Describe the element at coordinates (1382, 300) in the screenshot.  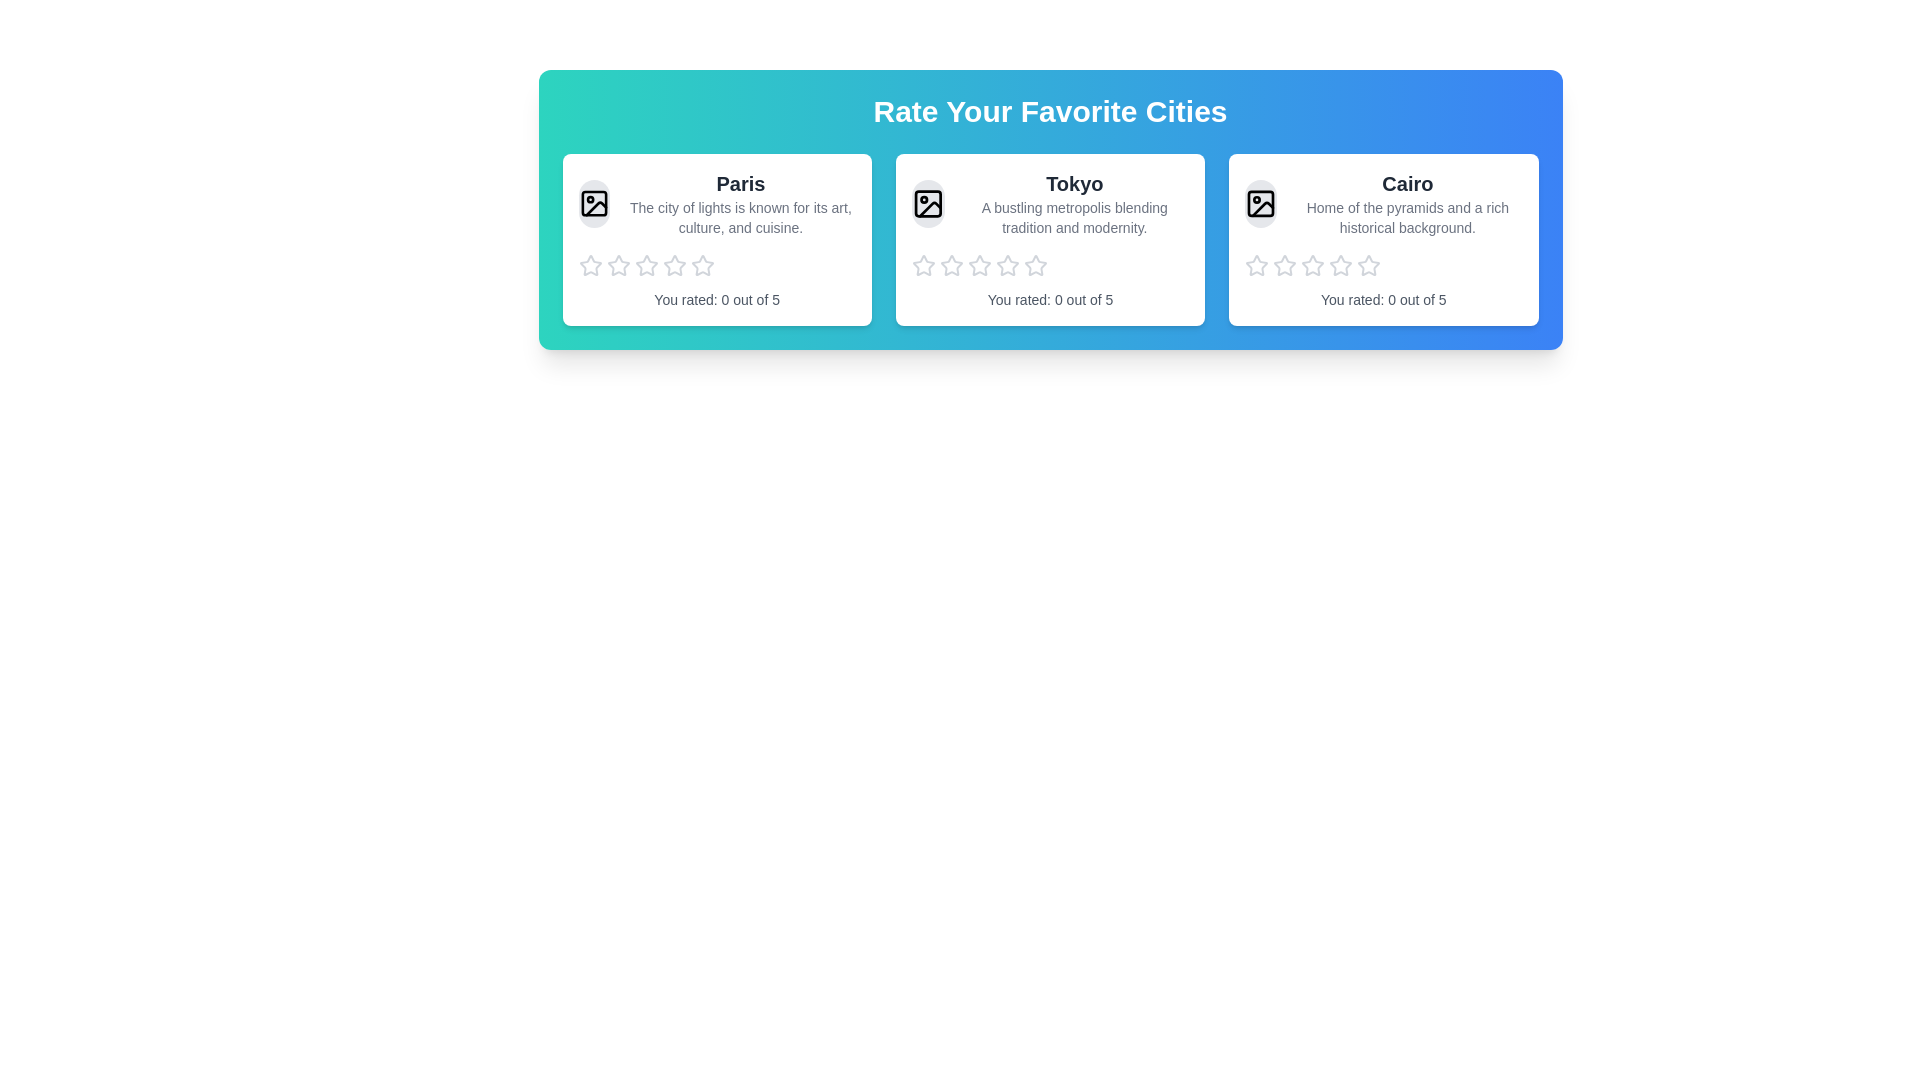
I see `properties of the static text element displaying the user's current rating for the city 'Cairo', located beneath the star rating in the rightmost column of the card` at that location.